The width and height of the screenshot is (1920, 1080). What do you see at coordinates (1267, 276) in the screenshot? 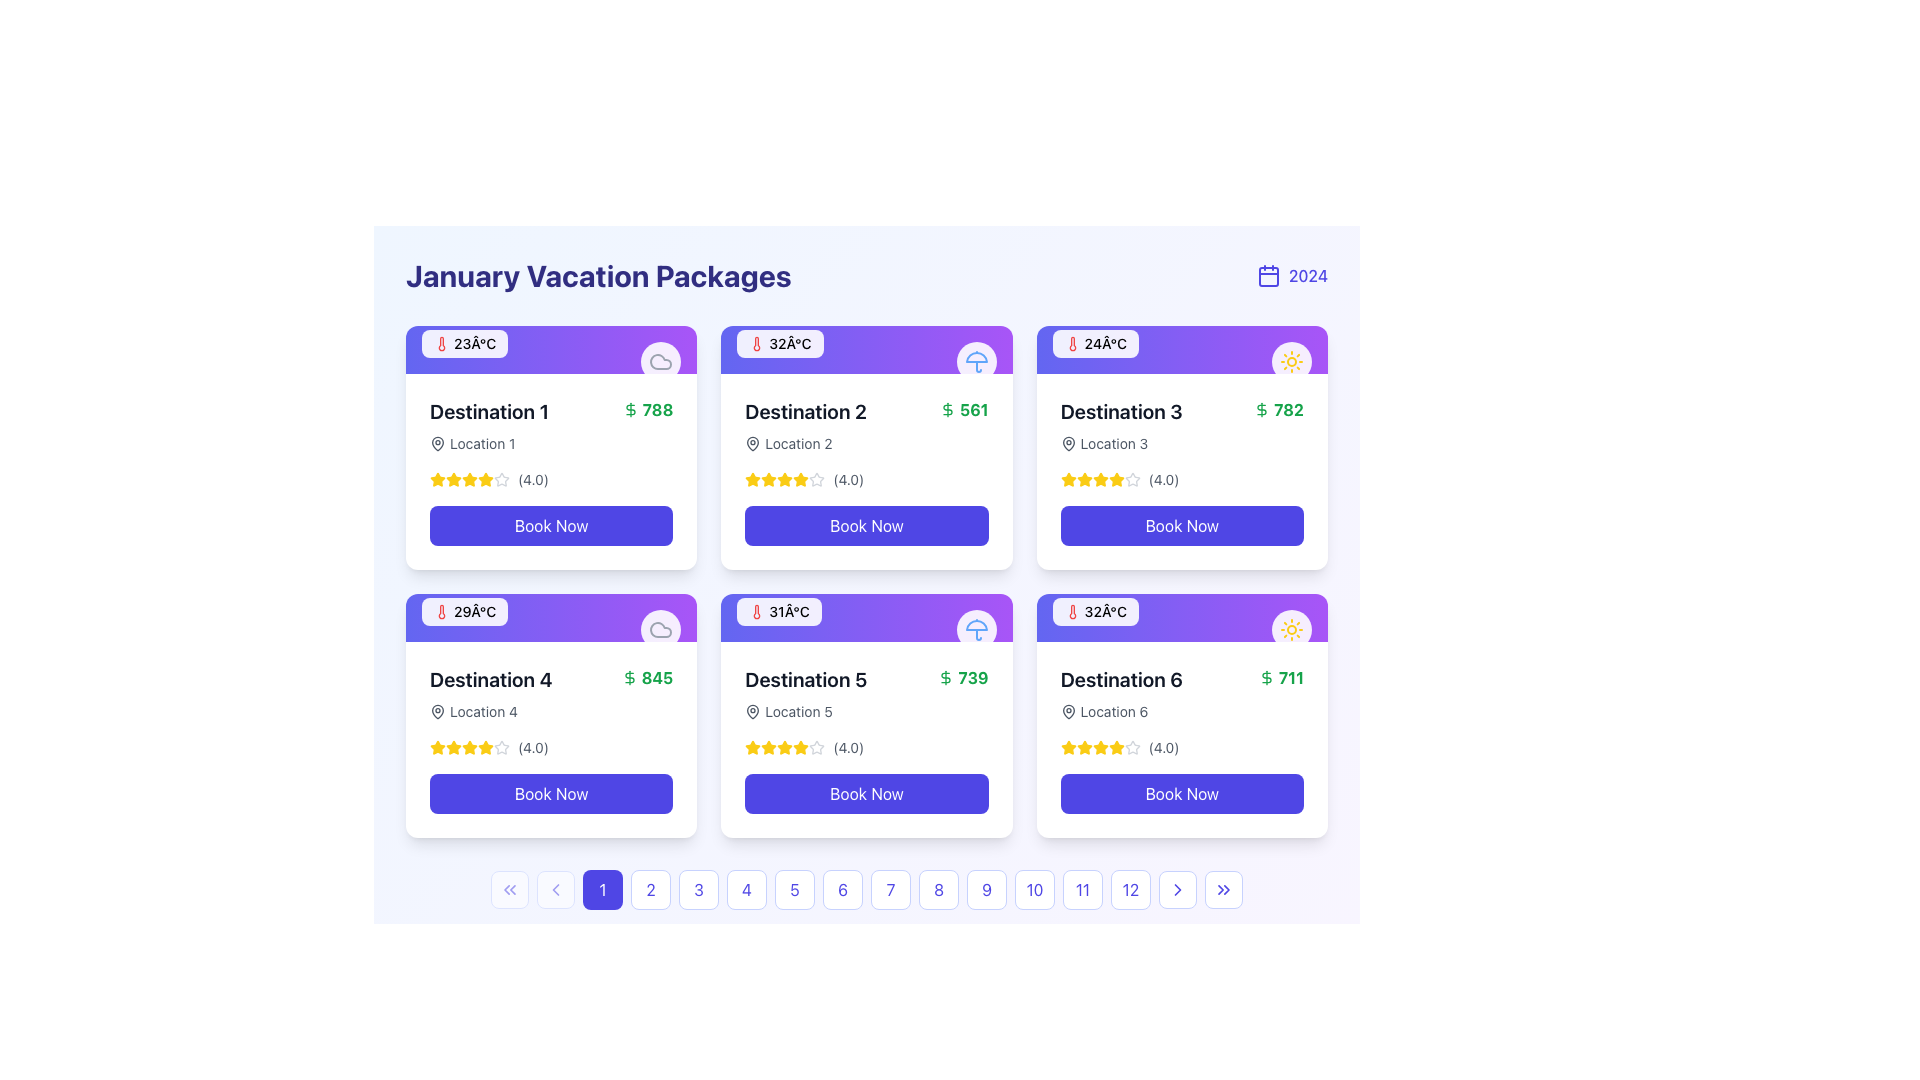
I see `the calendar icon, which is a square outline with a white background and blue stroke, located in the top-right corner of the interface, adjacent to the text '2024'` at bounding box center [1267, 276].